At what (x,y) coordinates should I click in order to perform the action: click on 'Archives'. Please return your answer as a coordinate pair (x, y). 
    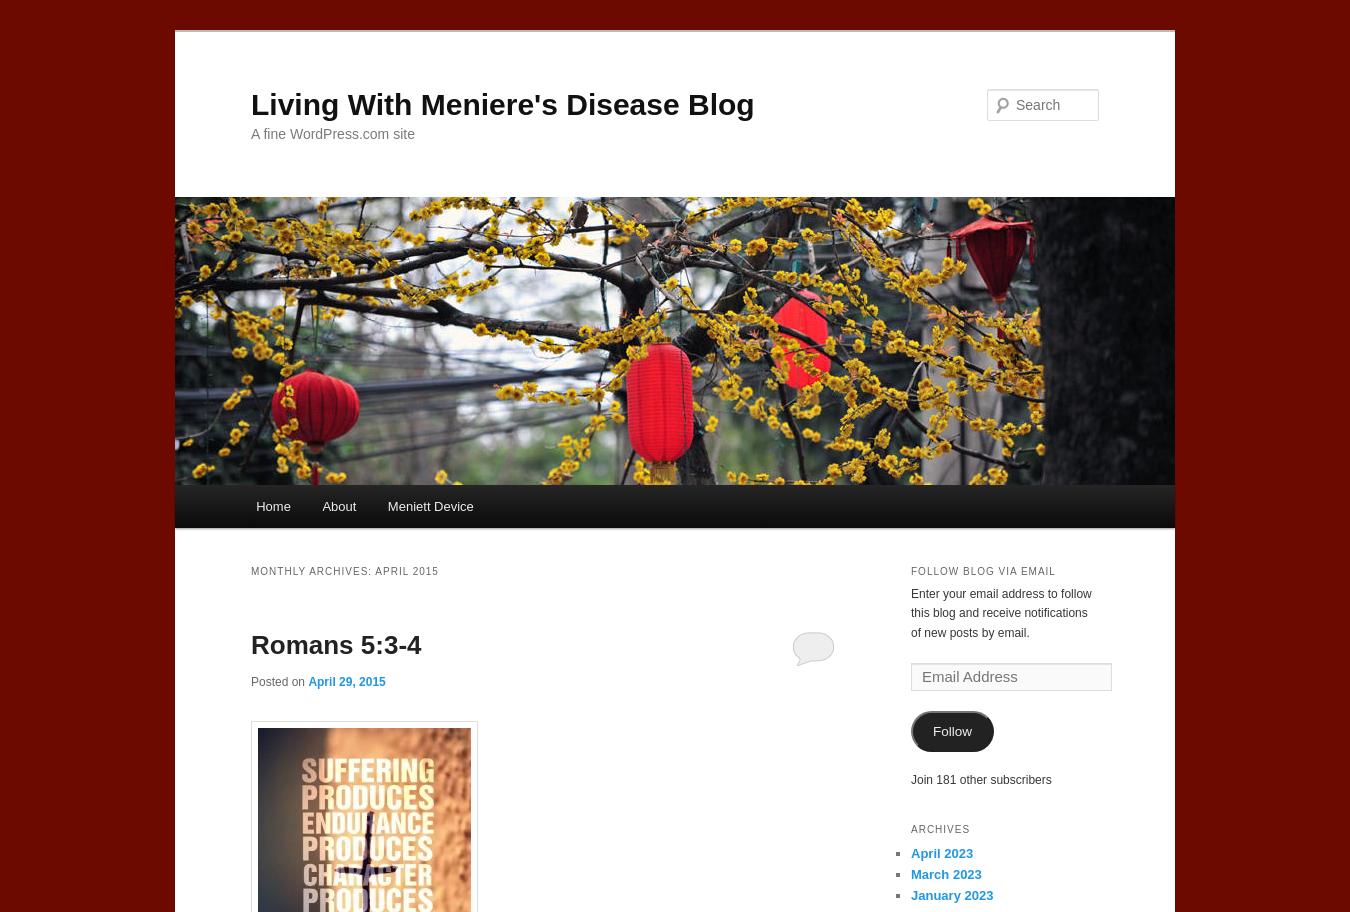
    Looking at the image, I should click on (939, 828).